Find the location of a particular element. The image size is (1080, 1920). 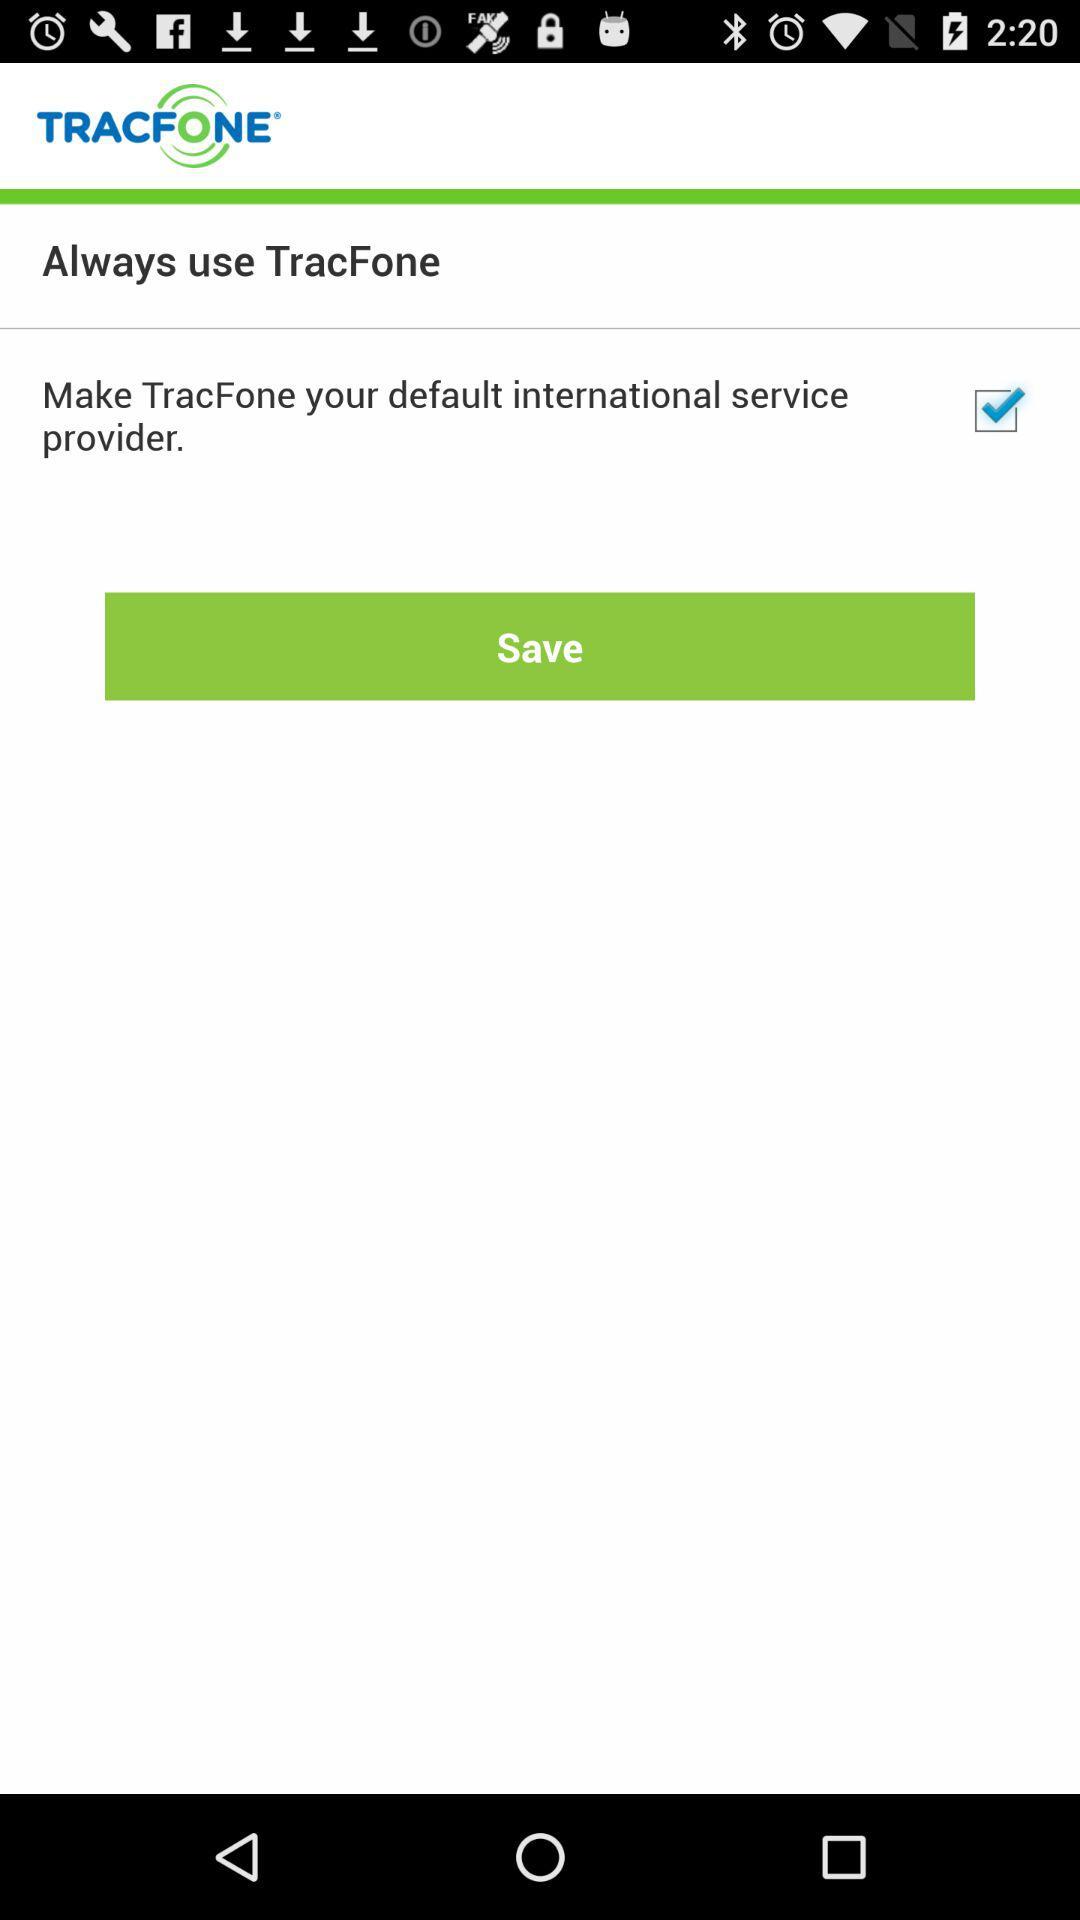

the item below make tracfone your app is located at coordinates (540, 646).